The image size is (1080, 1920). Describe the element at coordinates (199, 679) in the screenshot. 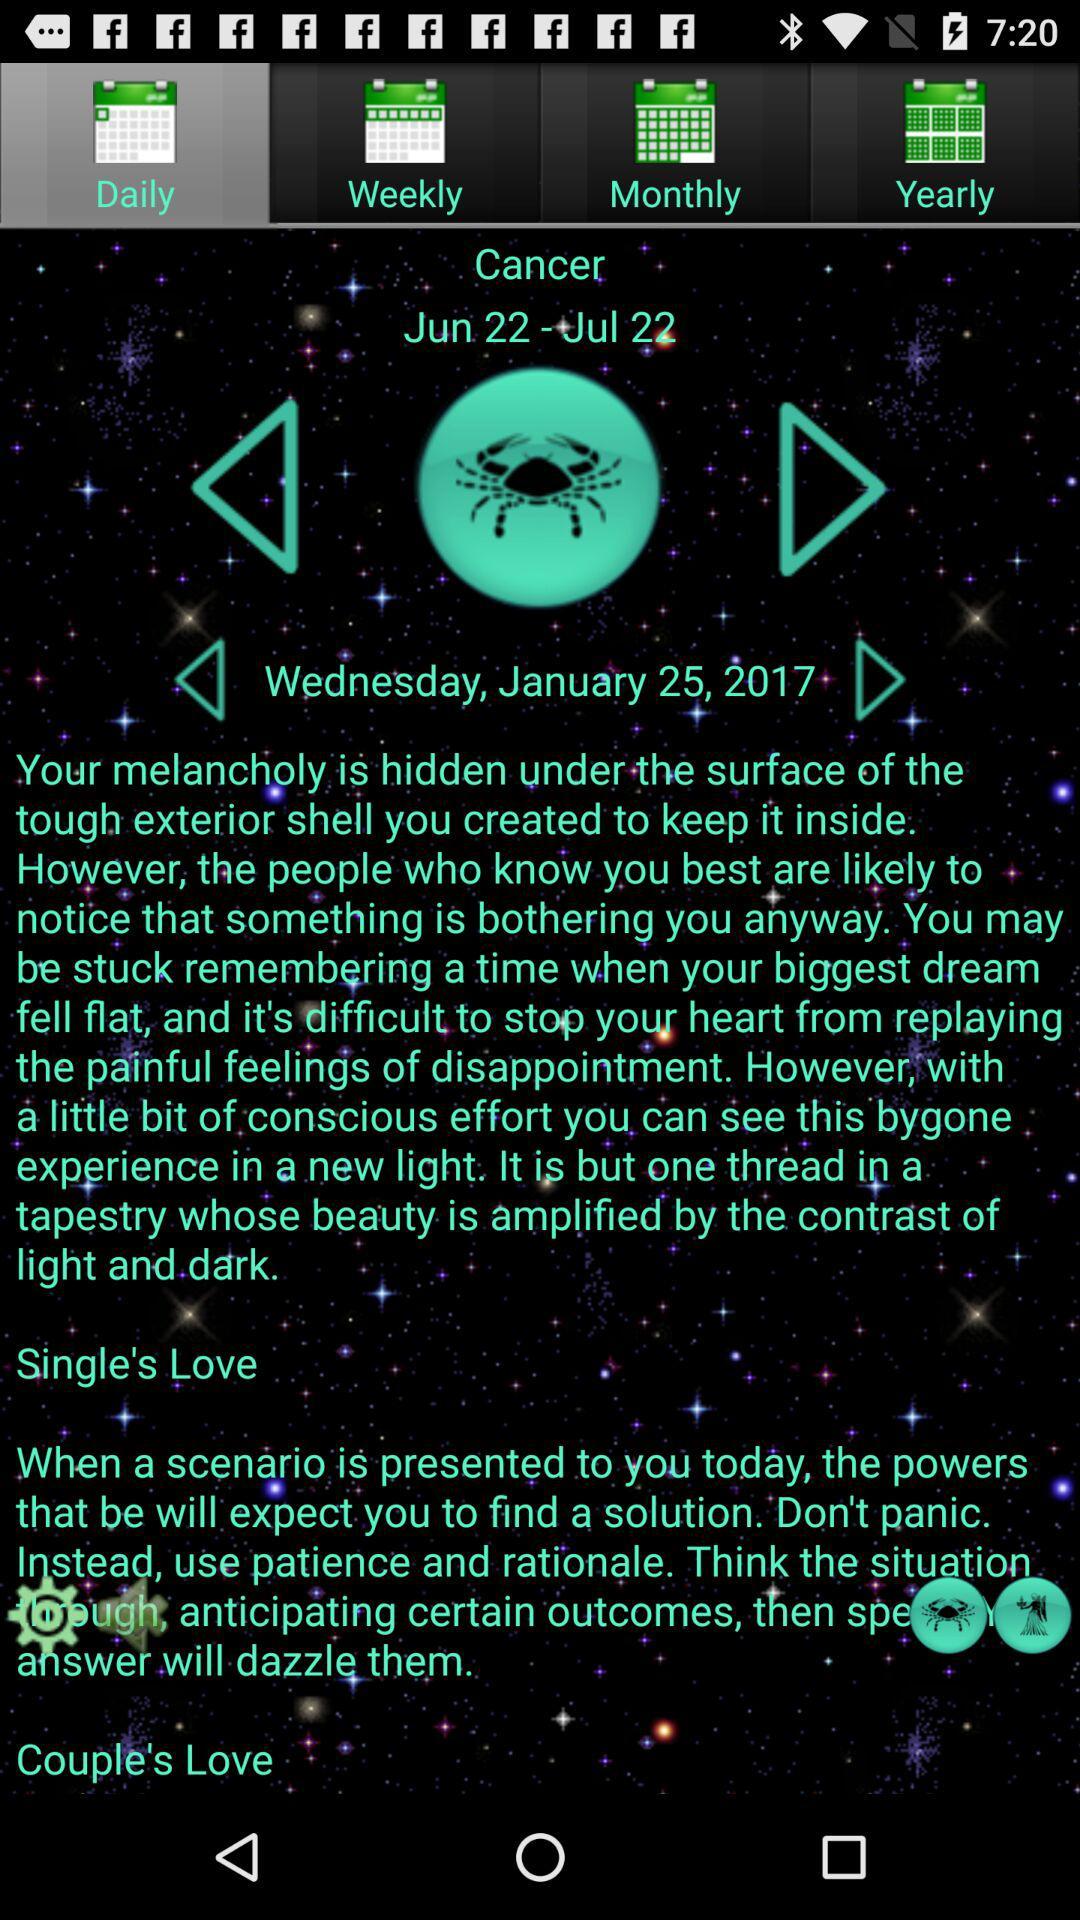

I see `previous day` at that location.